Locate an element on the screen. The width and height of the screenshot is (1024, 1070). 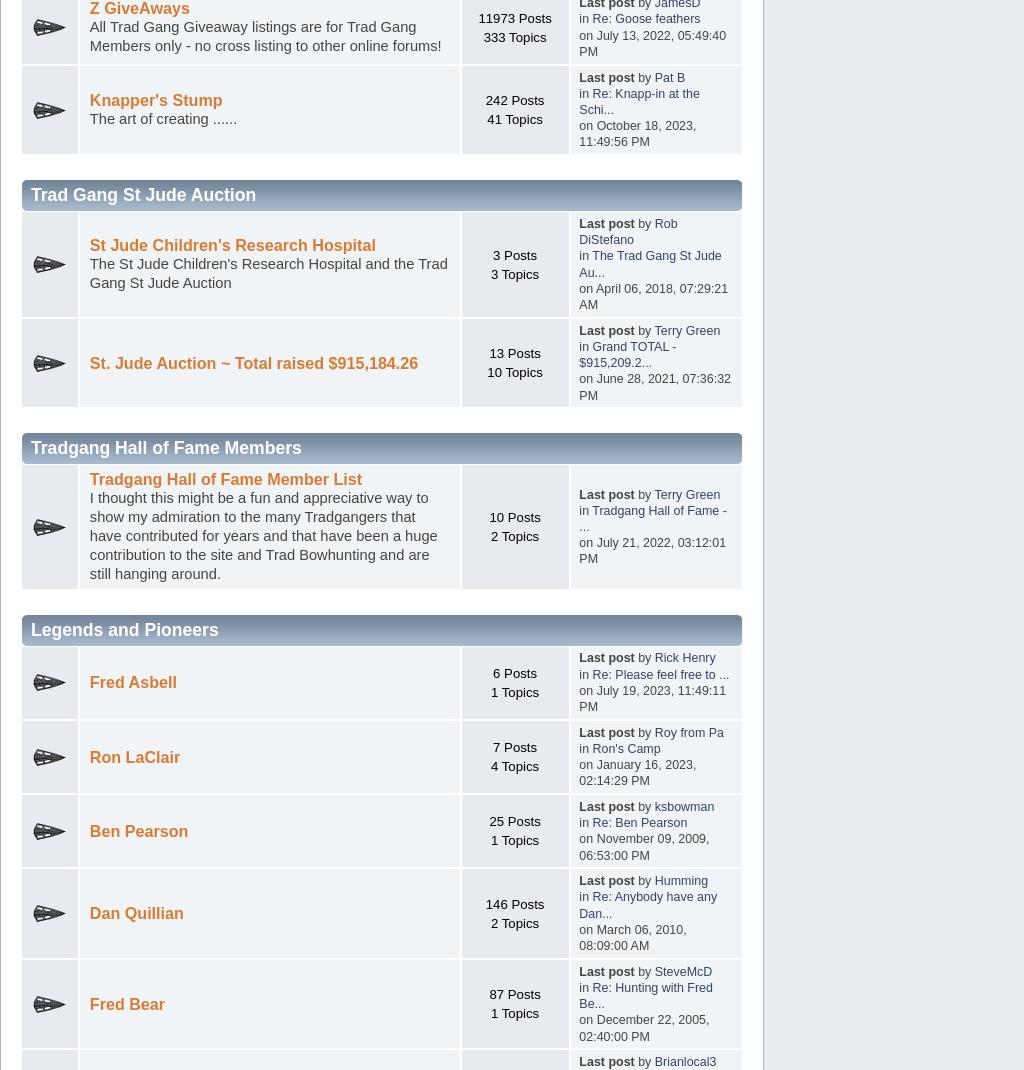
'The art of creating ......' is located at coordinates (162, 118).